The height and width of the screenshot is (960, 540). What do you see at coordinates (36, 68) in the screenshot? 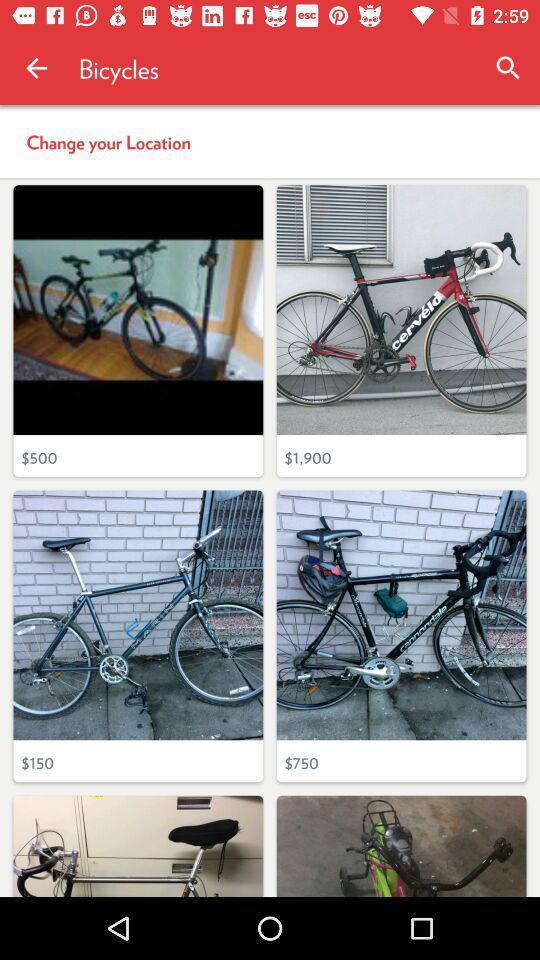
I see `the icon above the change your location` at bounding box center [36, 68].